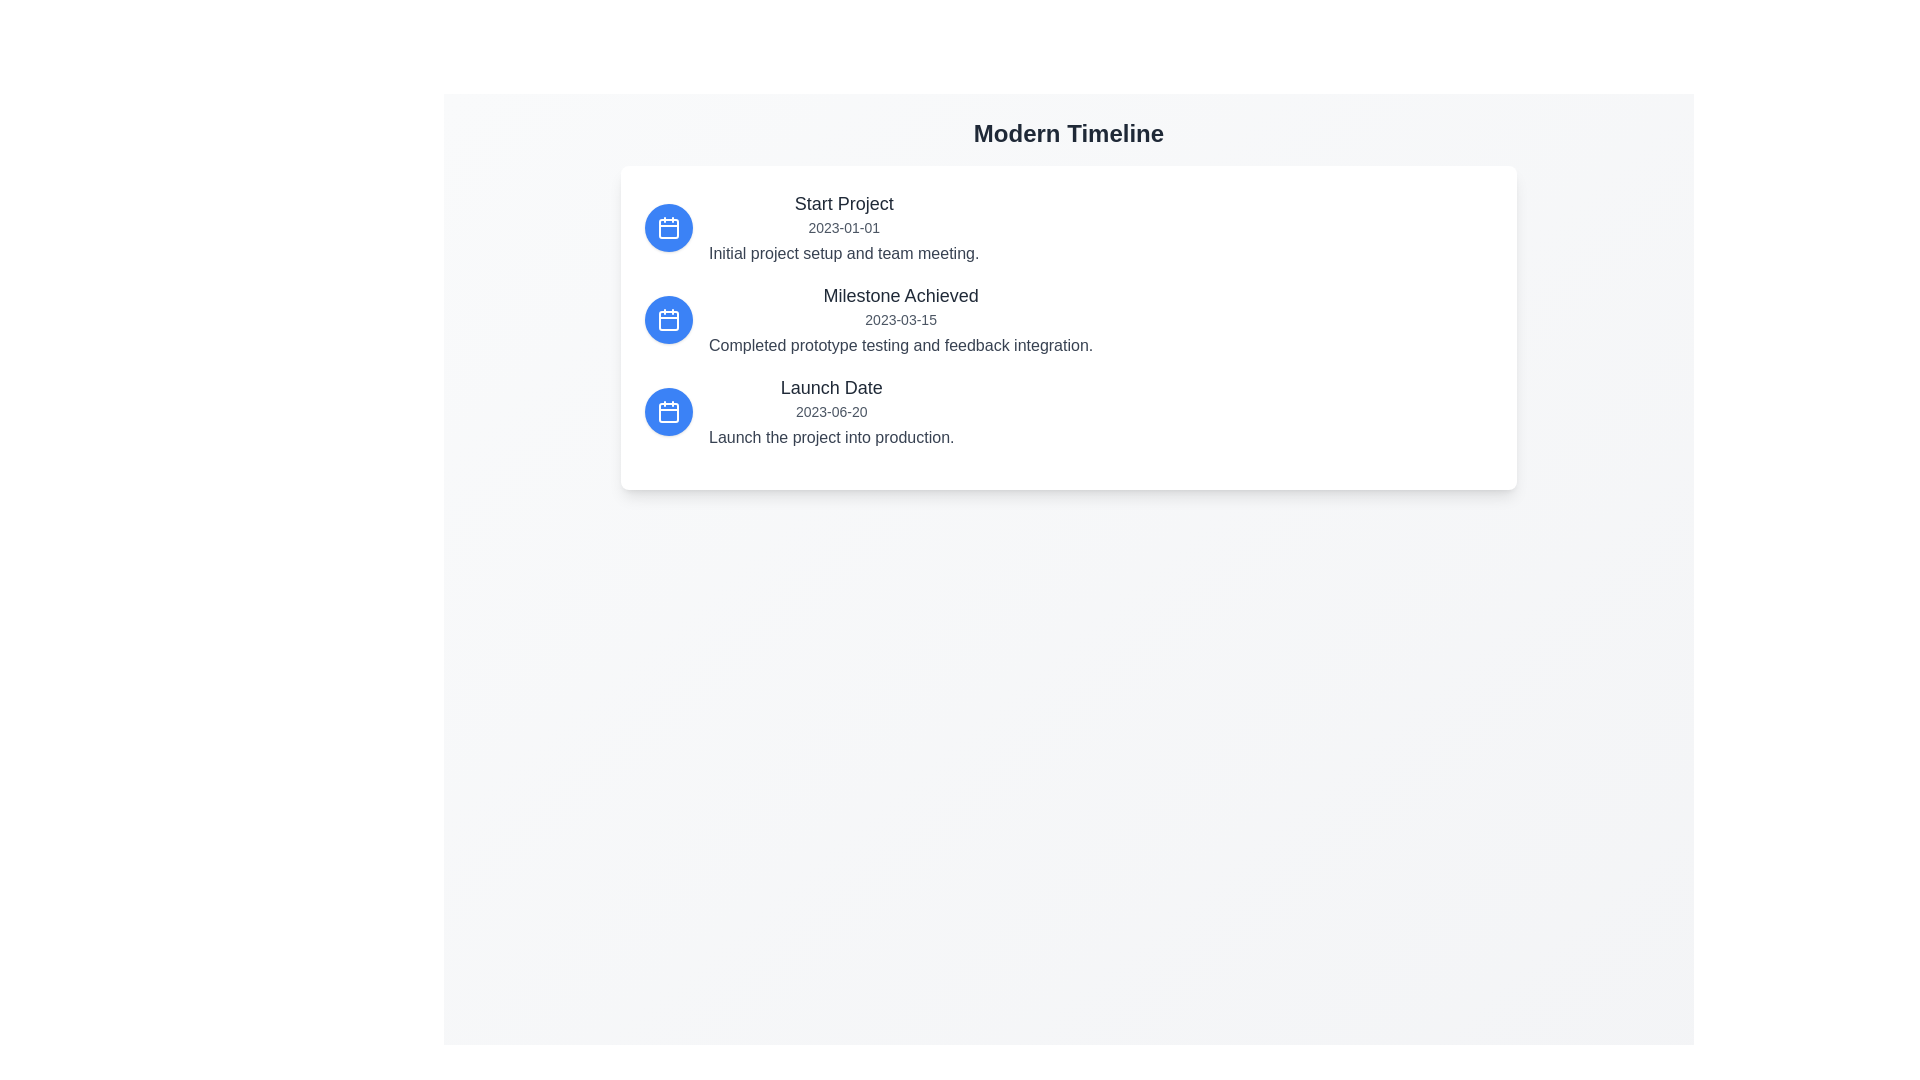 The image size is (1920, 1080). I want to click on the 'Launch Date' text label element, which is styled in dark gray and serves as a title within the timeline interface, so click(831, 388).